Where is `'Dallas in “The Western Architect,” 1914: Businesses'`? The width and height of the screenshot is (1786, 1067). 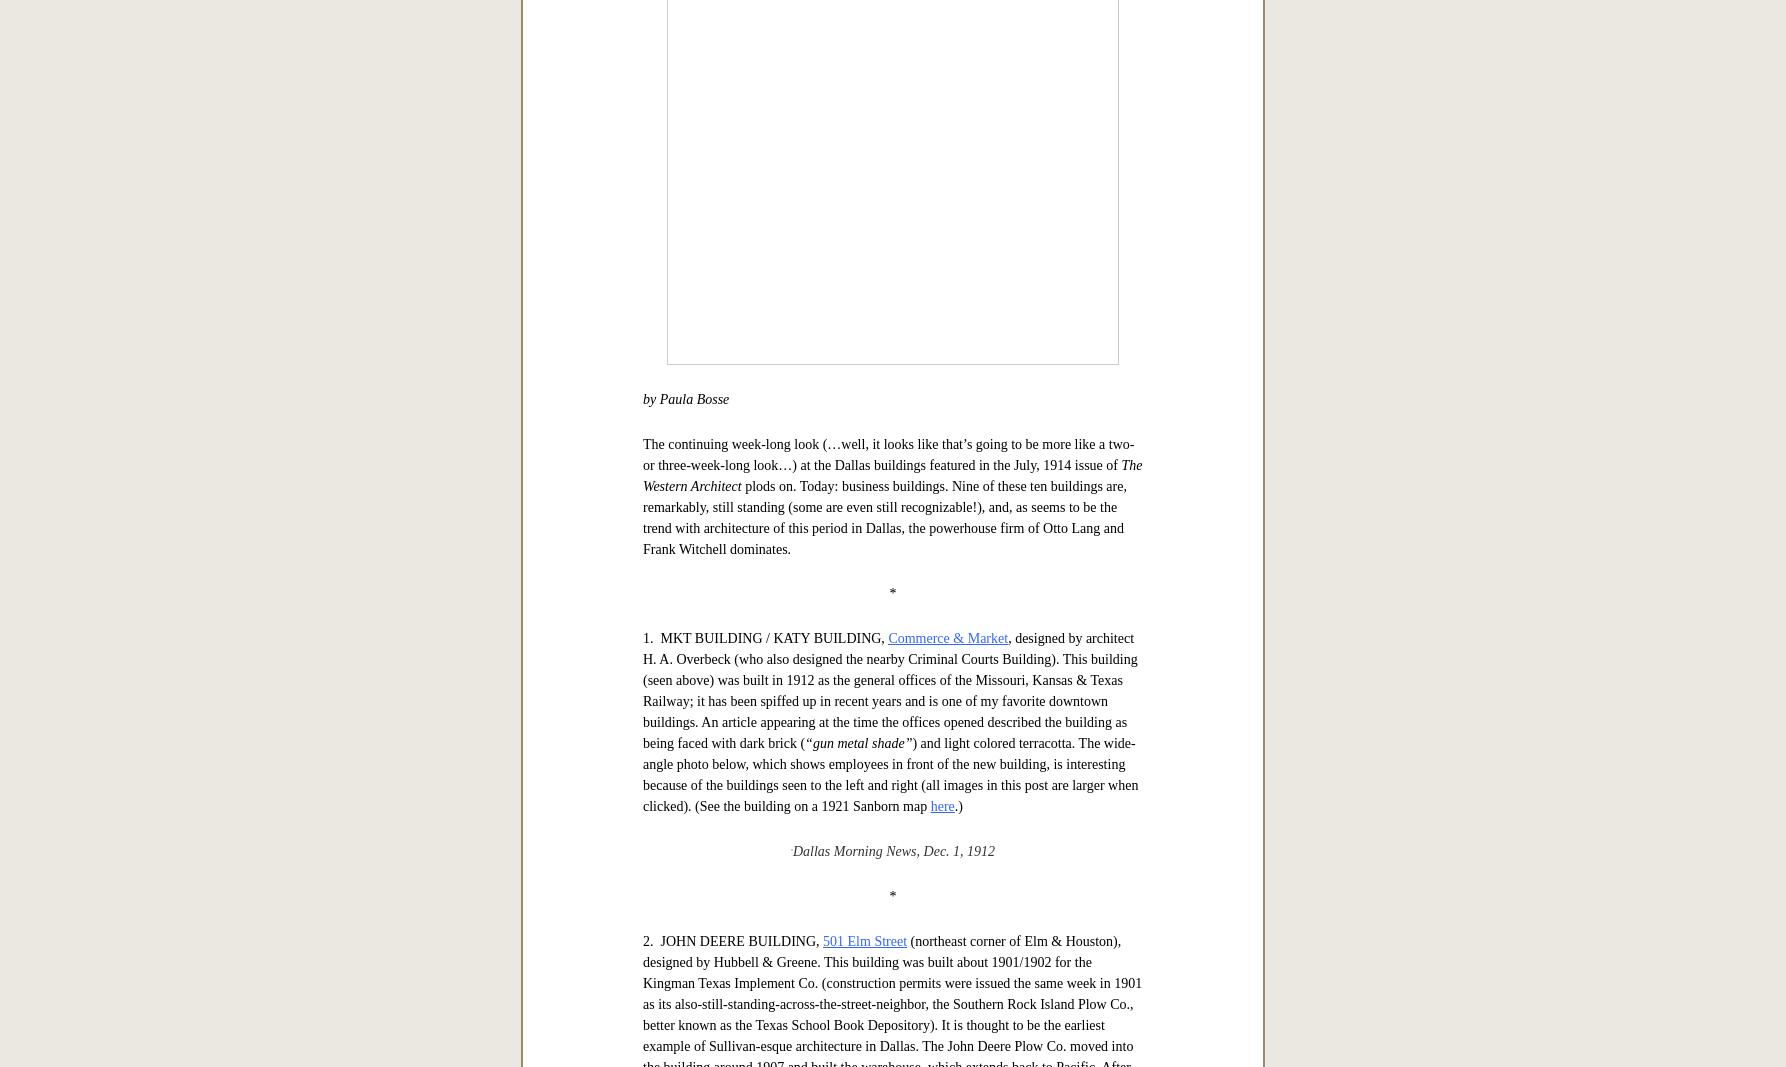 'Dallas in “The Western Architect,” 1914: Businesses' is located at coordinates (891, 496).